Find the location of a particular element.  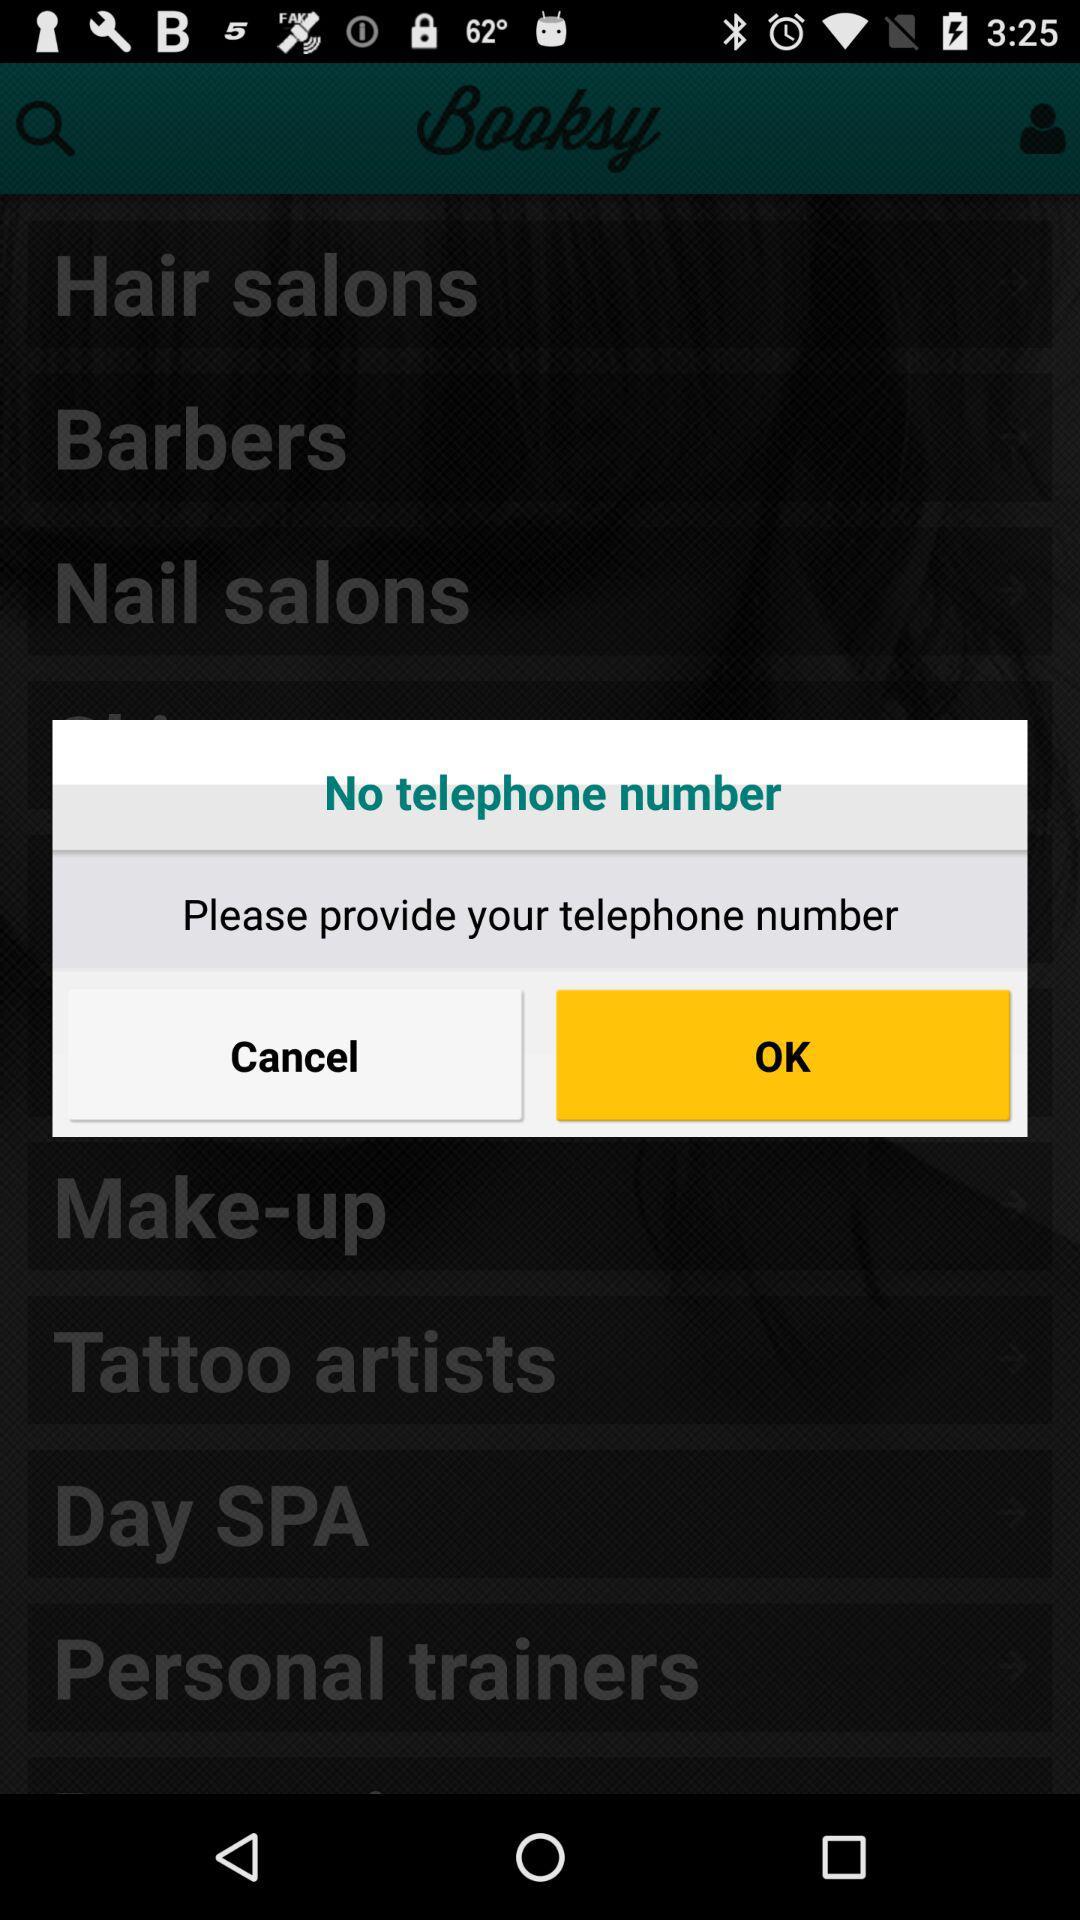

icon on the left is located at coordinates (296, 1054).